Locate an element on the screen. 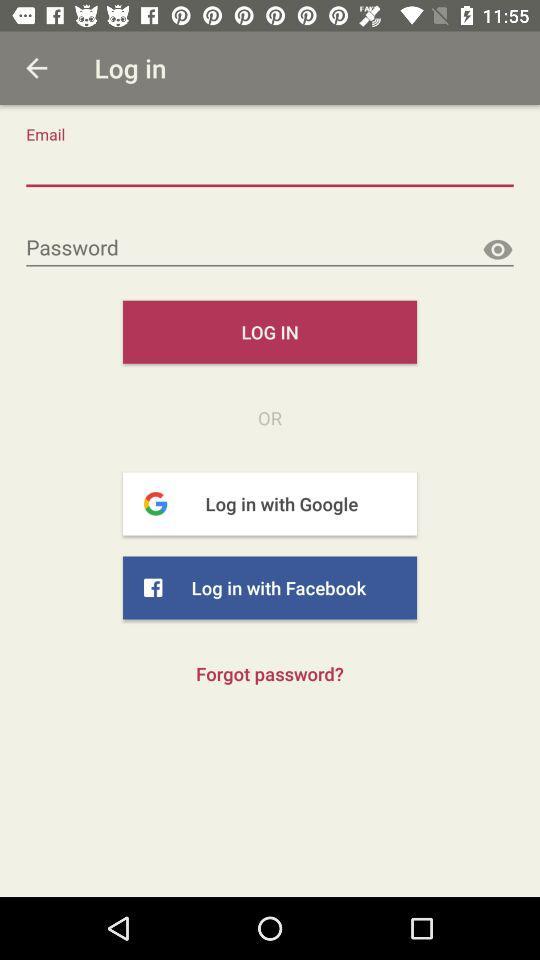 The image size is (540, 960). visible password is located at coordinates (496, 249).